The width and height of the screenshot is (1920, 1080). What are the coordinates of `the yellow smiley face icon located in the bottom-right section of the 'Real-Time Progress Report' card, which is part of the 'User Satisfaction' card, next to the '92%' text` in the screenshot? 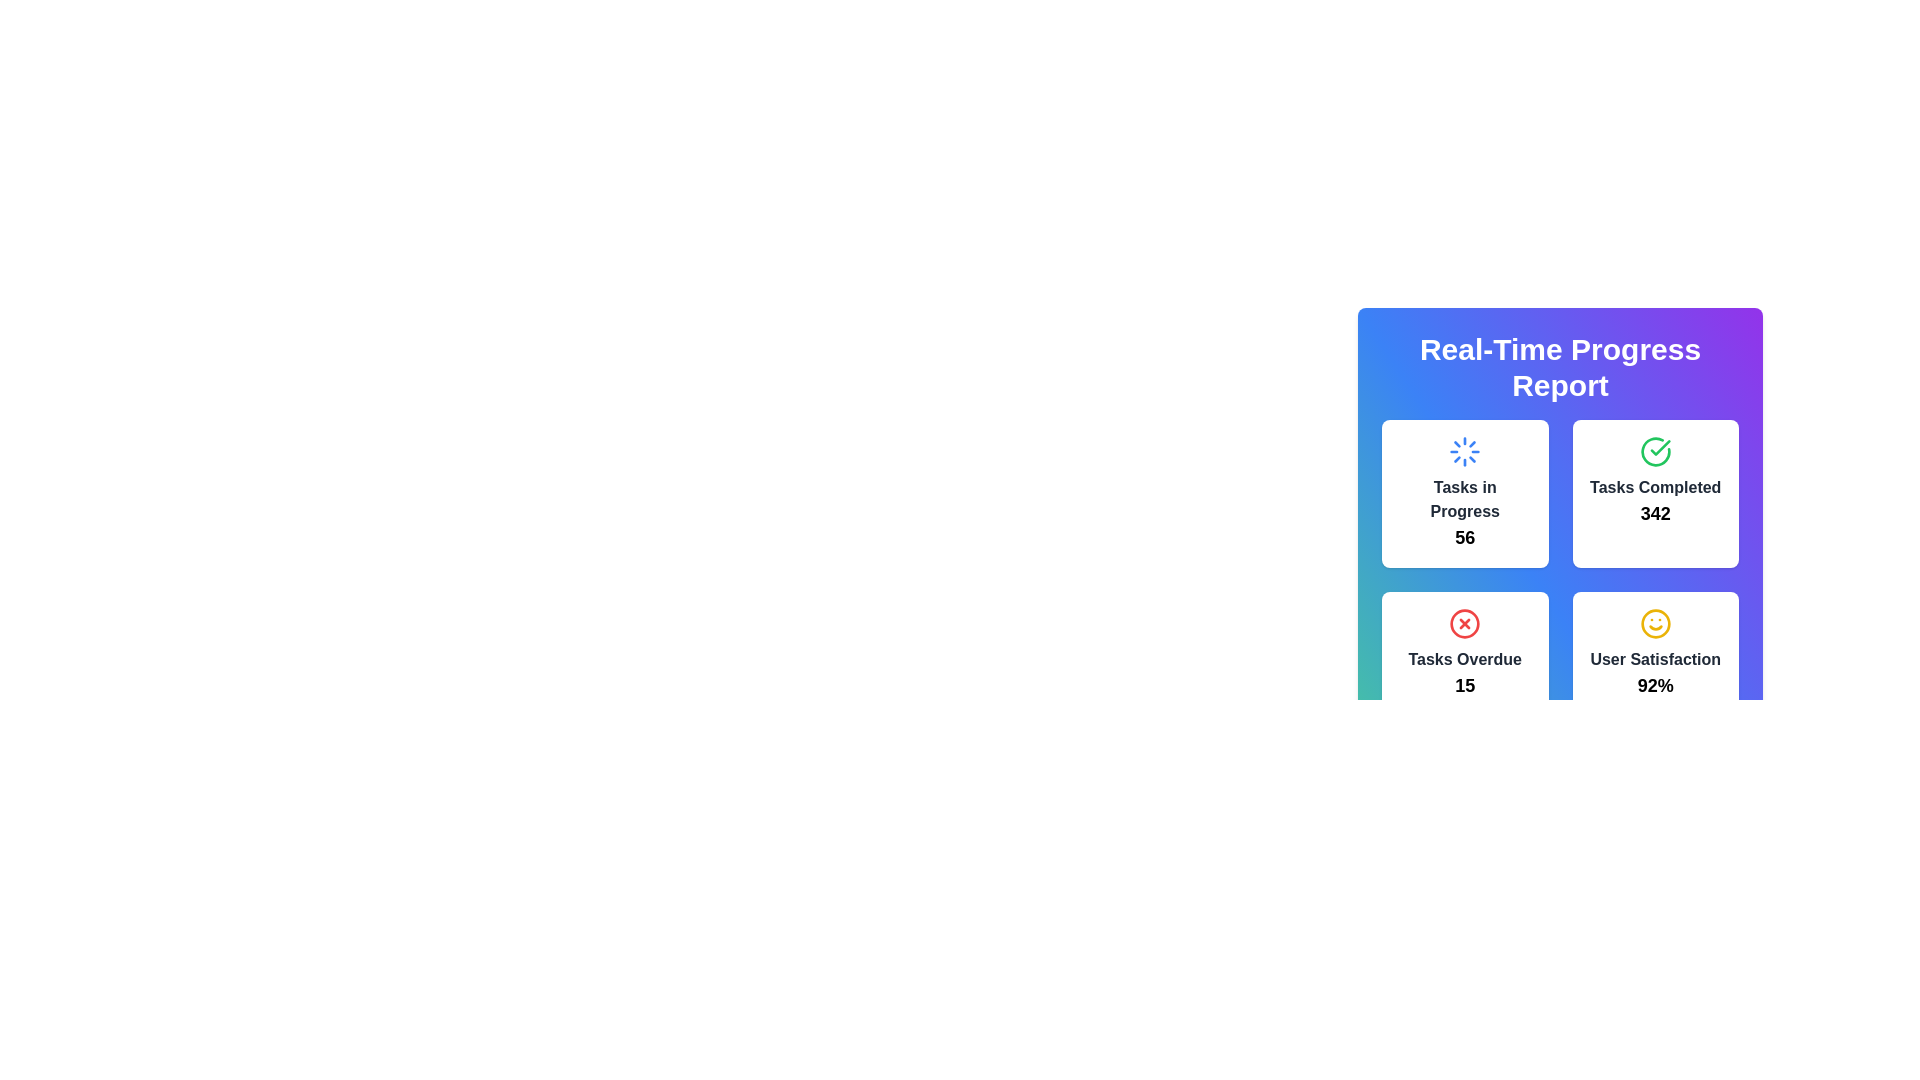 It's located at (1655, 623).